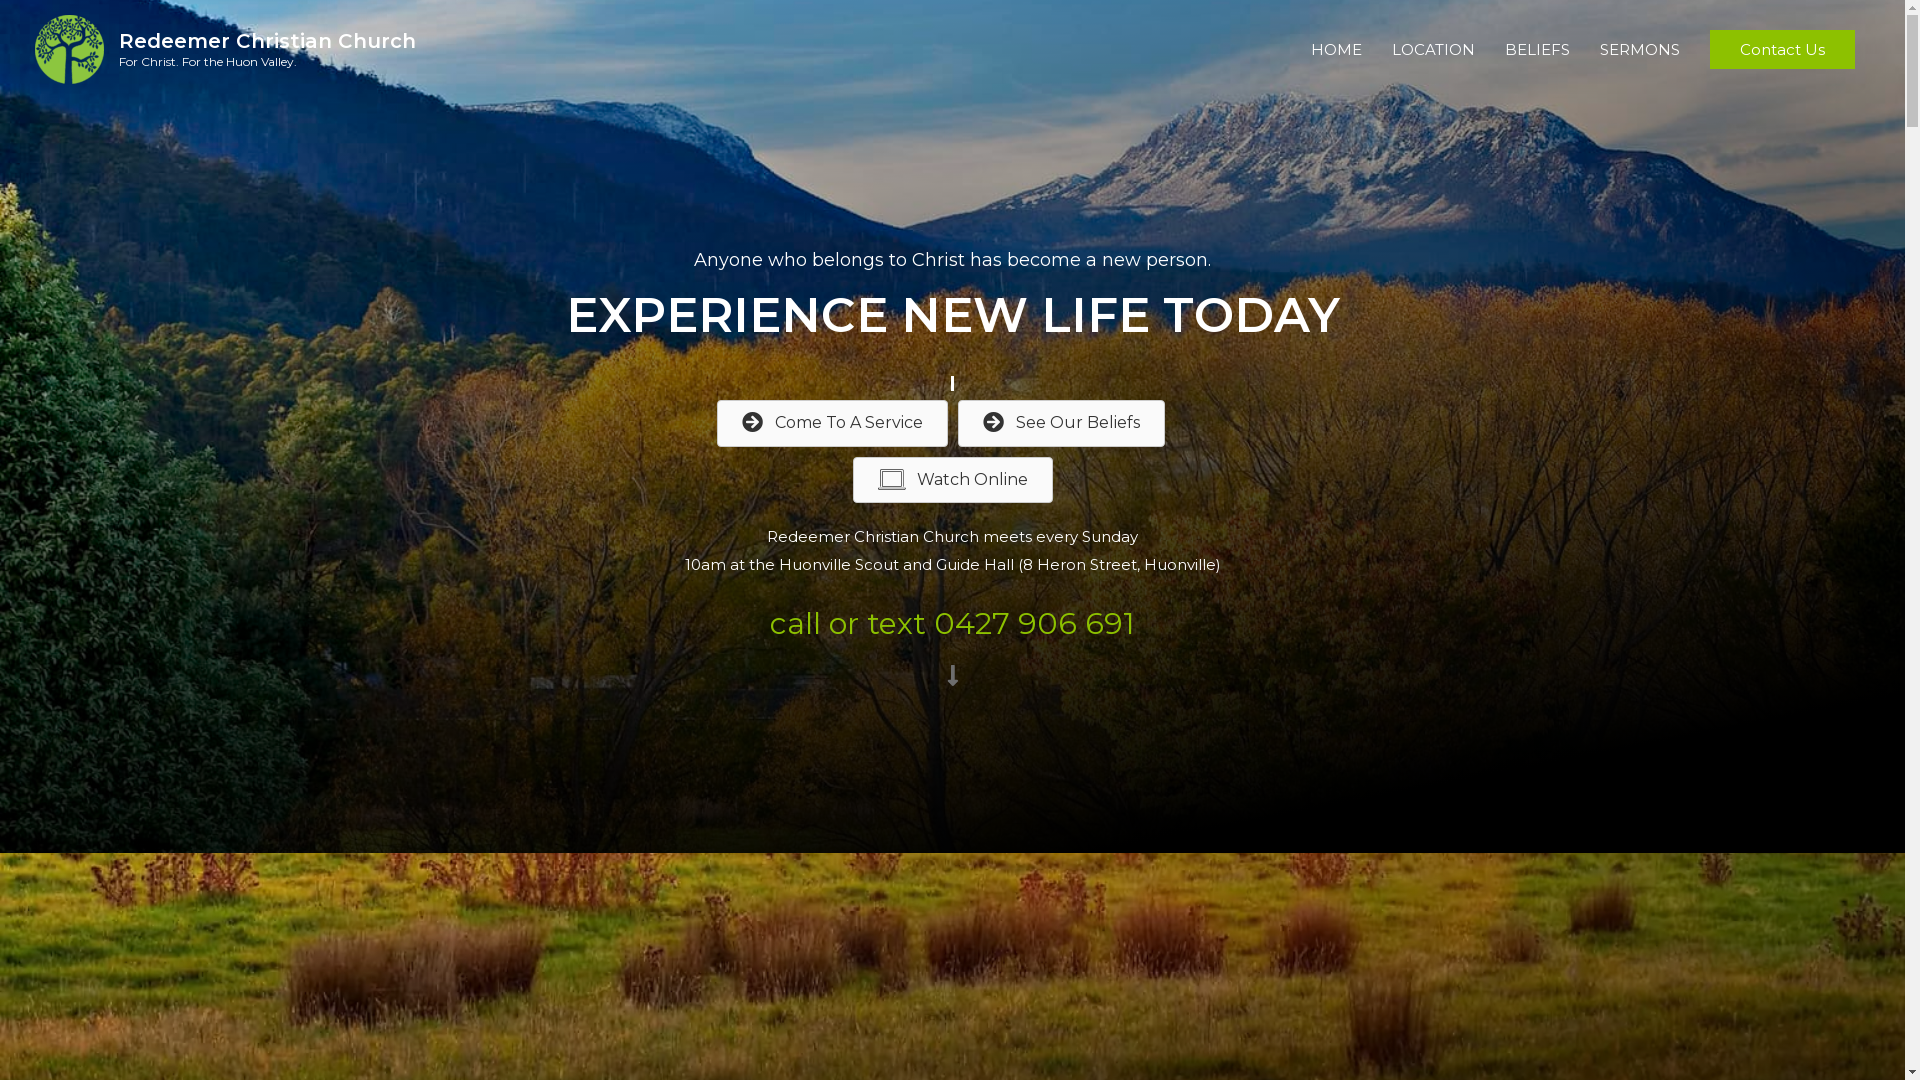 Image resolution: width=1920 pixels, height=1080 pixels. I want to click on 'SERMONS', so click(1640, 49).